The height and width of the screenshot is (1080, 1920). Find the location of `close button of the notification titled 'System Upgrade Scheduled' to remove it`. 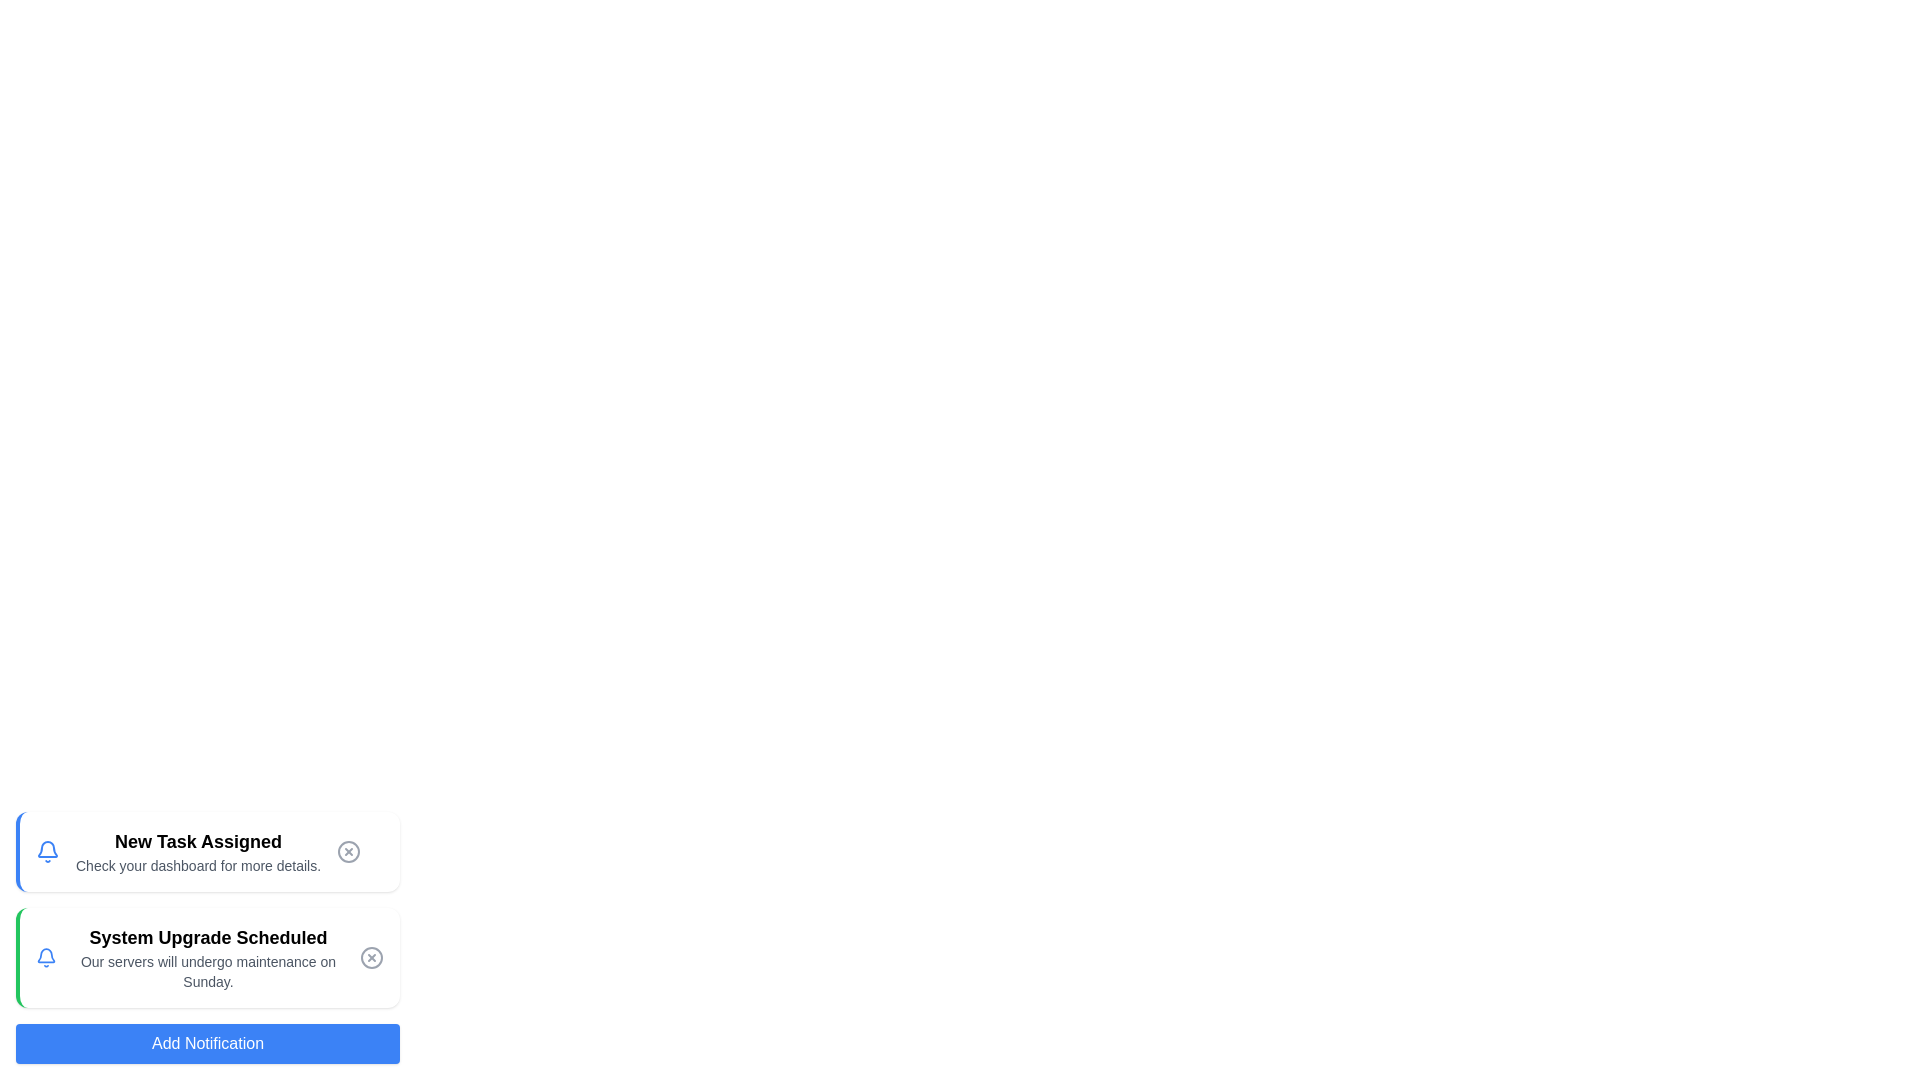

close button of the notification titled 'System Upgrade Scheduled' to remove it is located at coordinates (372, 956).